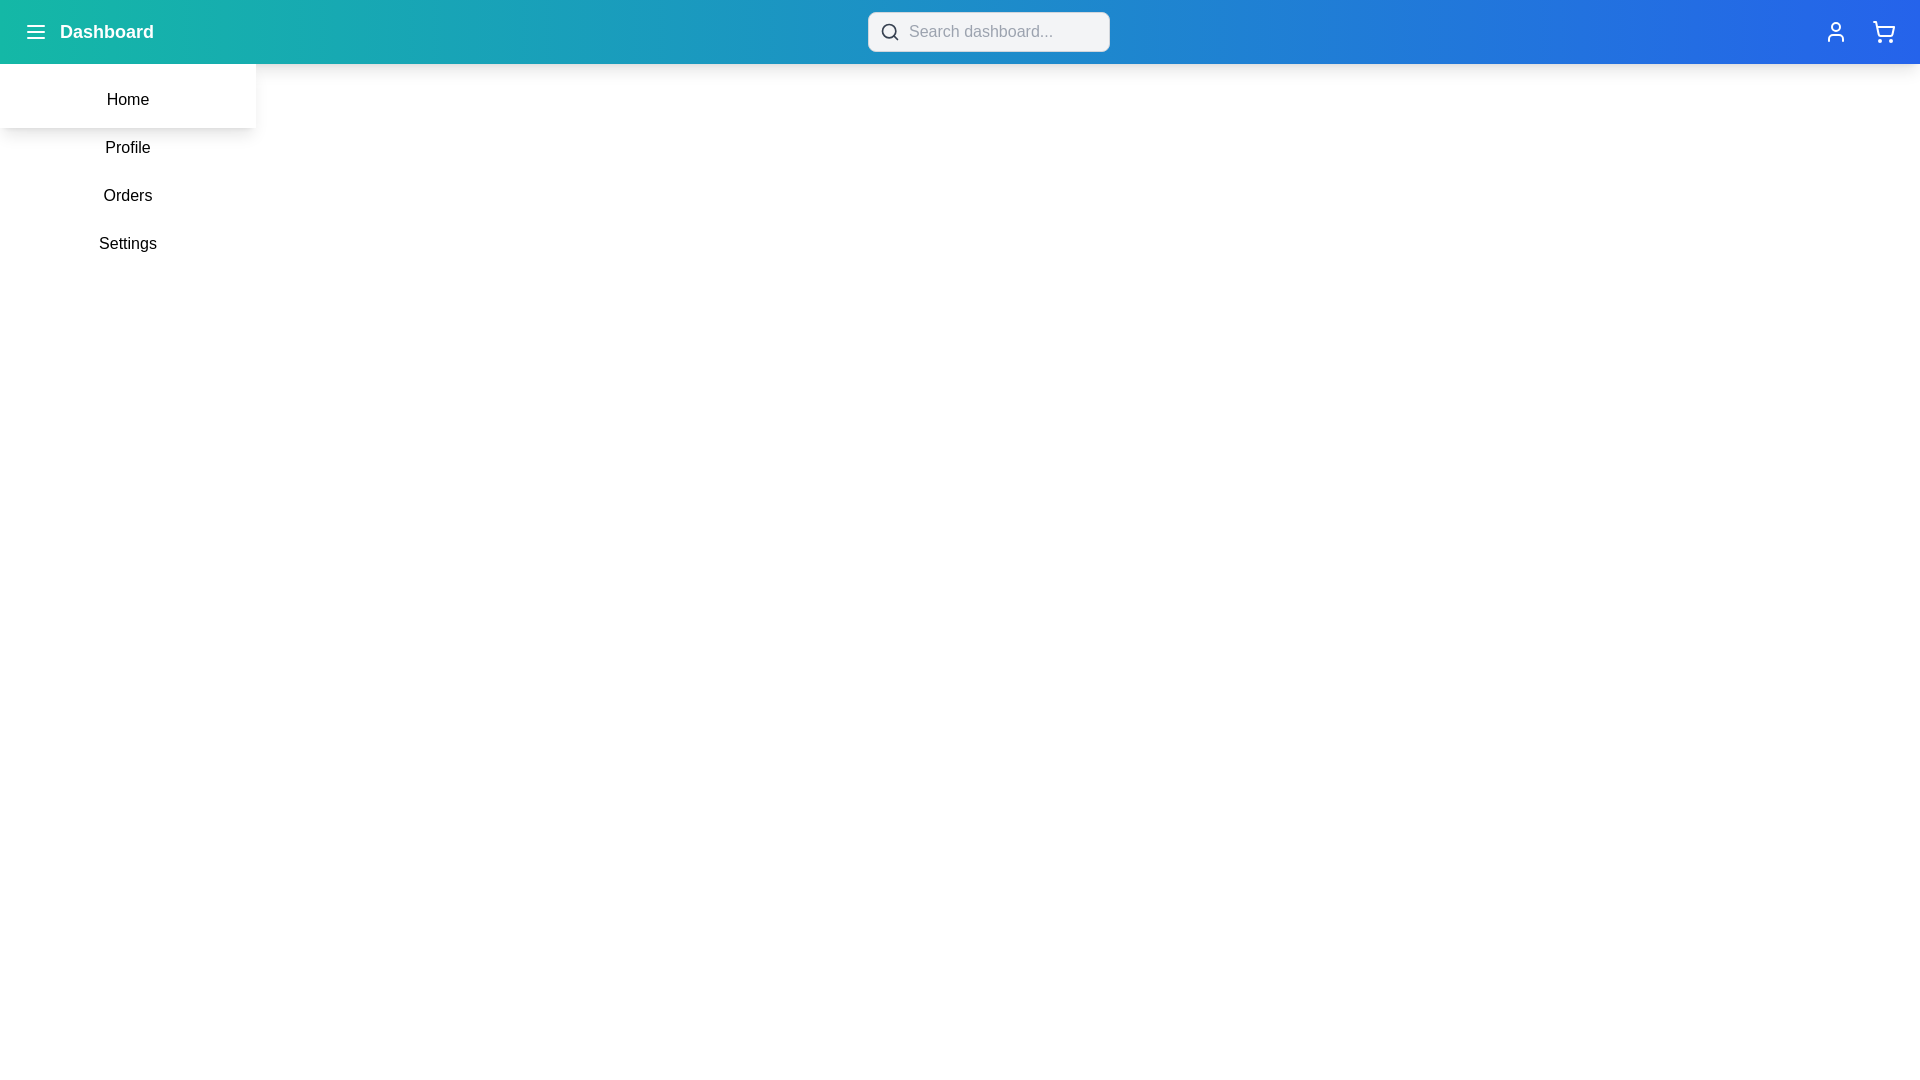 The width and height of the screenshot is (1920, 1080). What do you see at coordinates (1883, 29) in the screenshot?
I see `the main body of the shopping cart icon located in the top-right corner of the navigation bar` at bounding box center [1883, 29].